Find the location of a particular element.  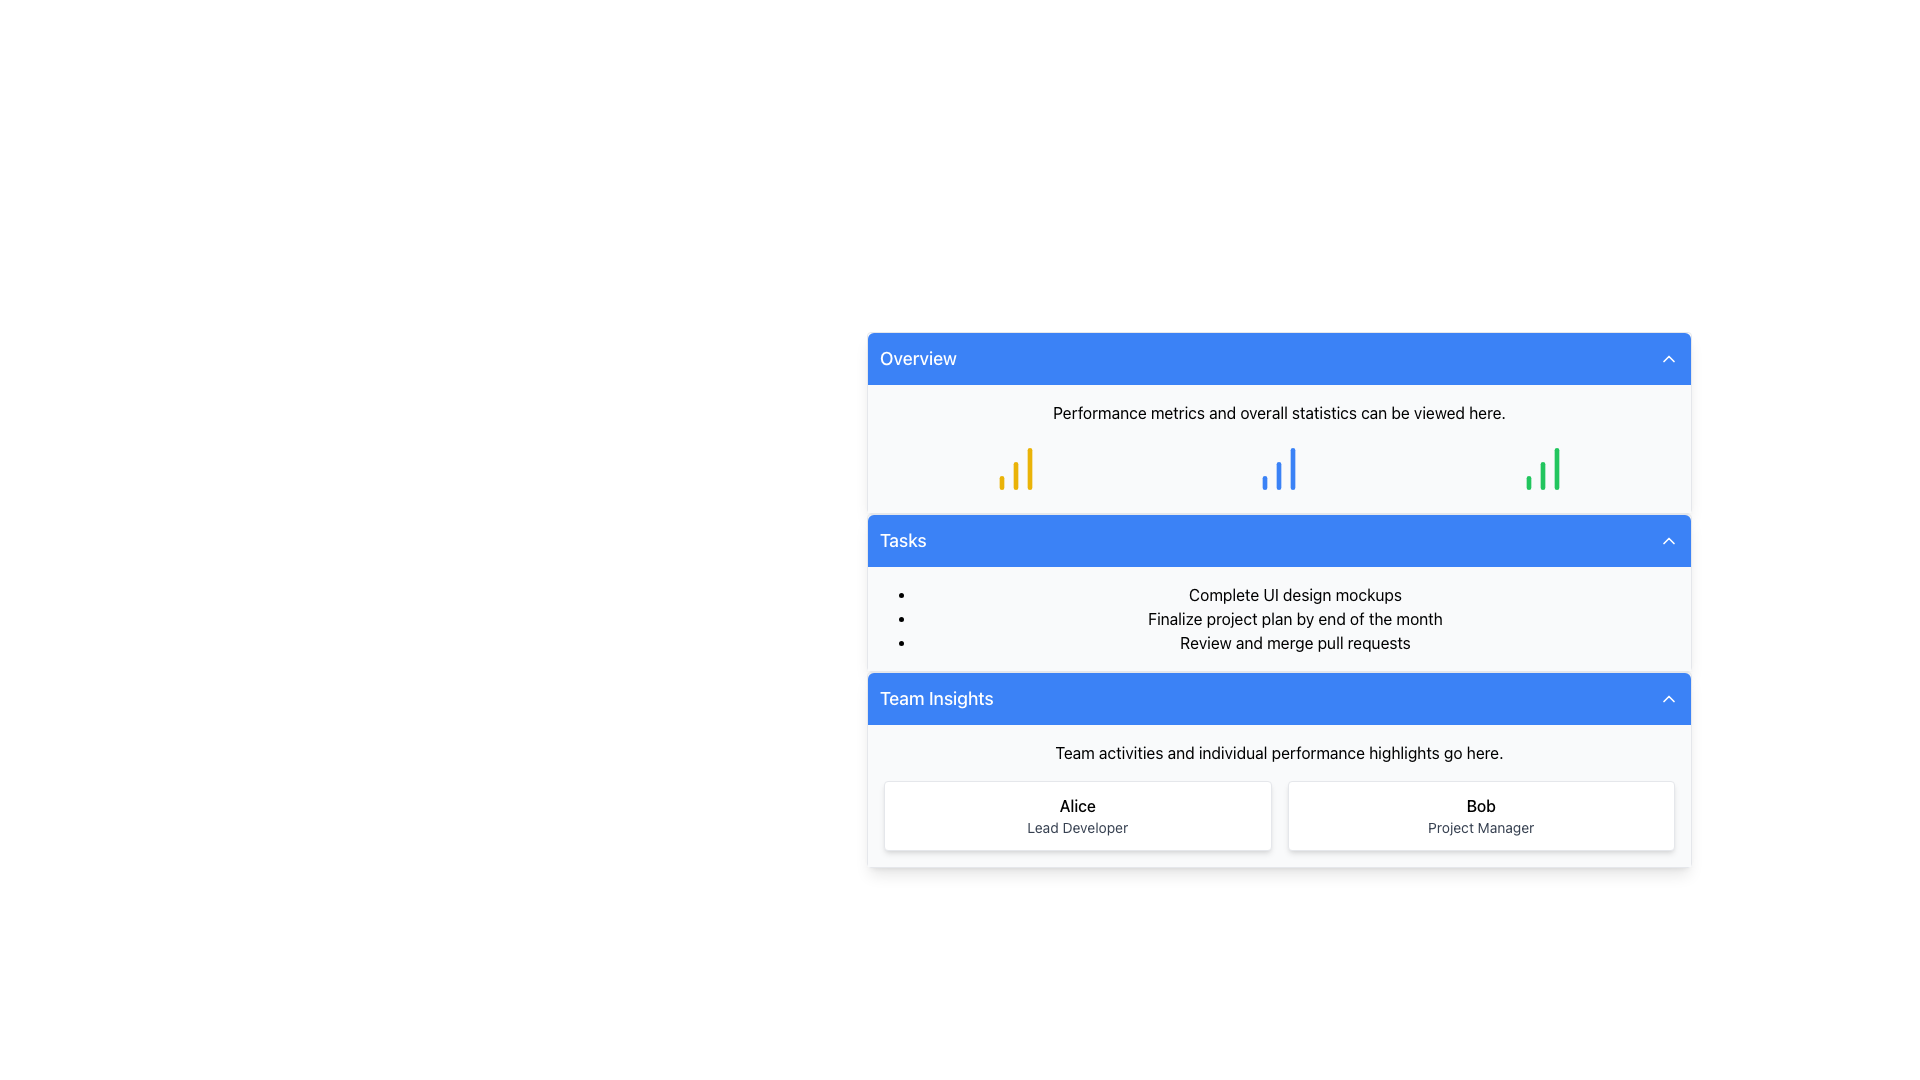

the text label that contains the message 'Team activities and individual performance highlights go here.' located in the 'Team Insights' section, above the cards for 'Alice - Lead Developer' and 'Bob - Project Manager.' is located at coordinates (1278, 752).